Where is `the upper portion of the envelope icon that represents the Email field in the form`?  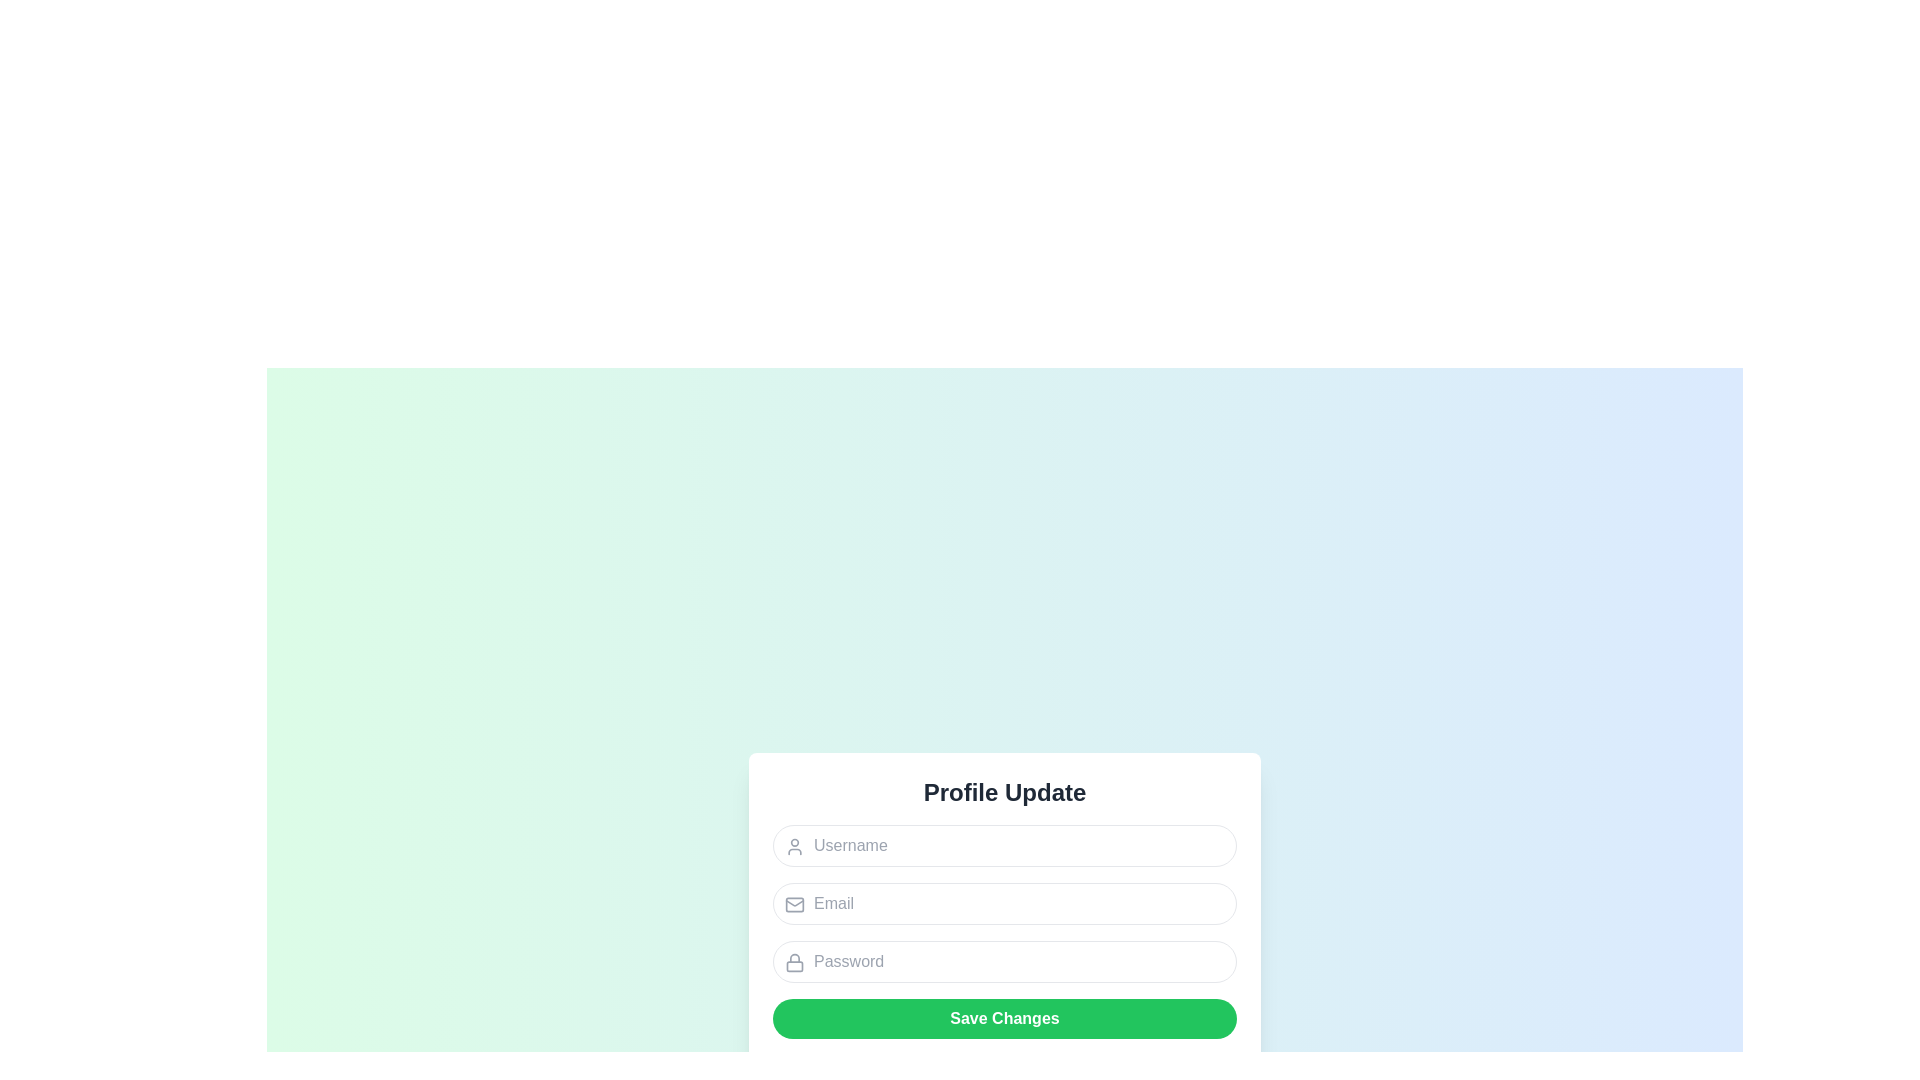 the upper portion of the envelope icon that represents the Email field in the form is located at coordinates (794, 905).